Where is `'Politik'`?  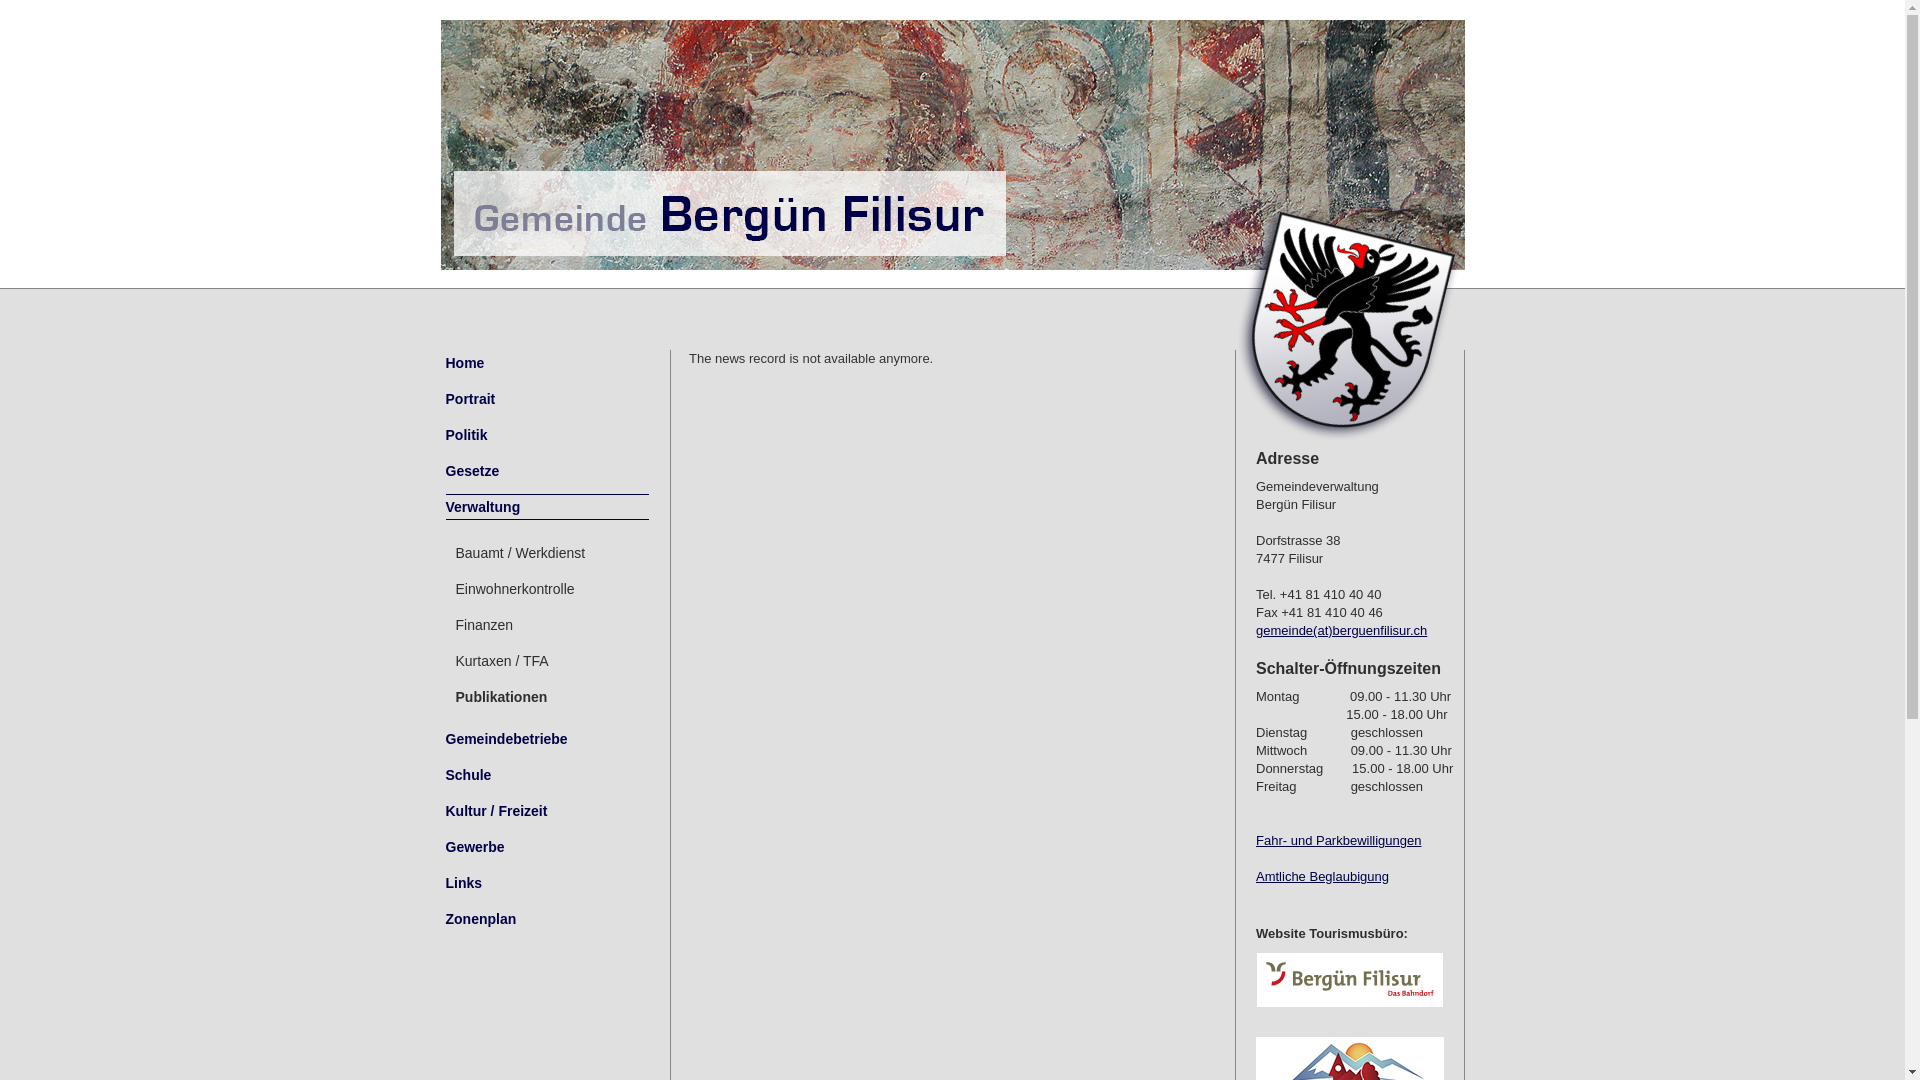
'Politik' is located at coordinates (547, 434).